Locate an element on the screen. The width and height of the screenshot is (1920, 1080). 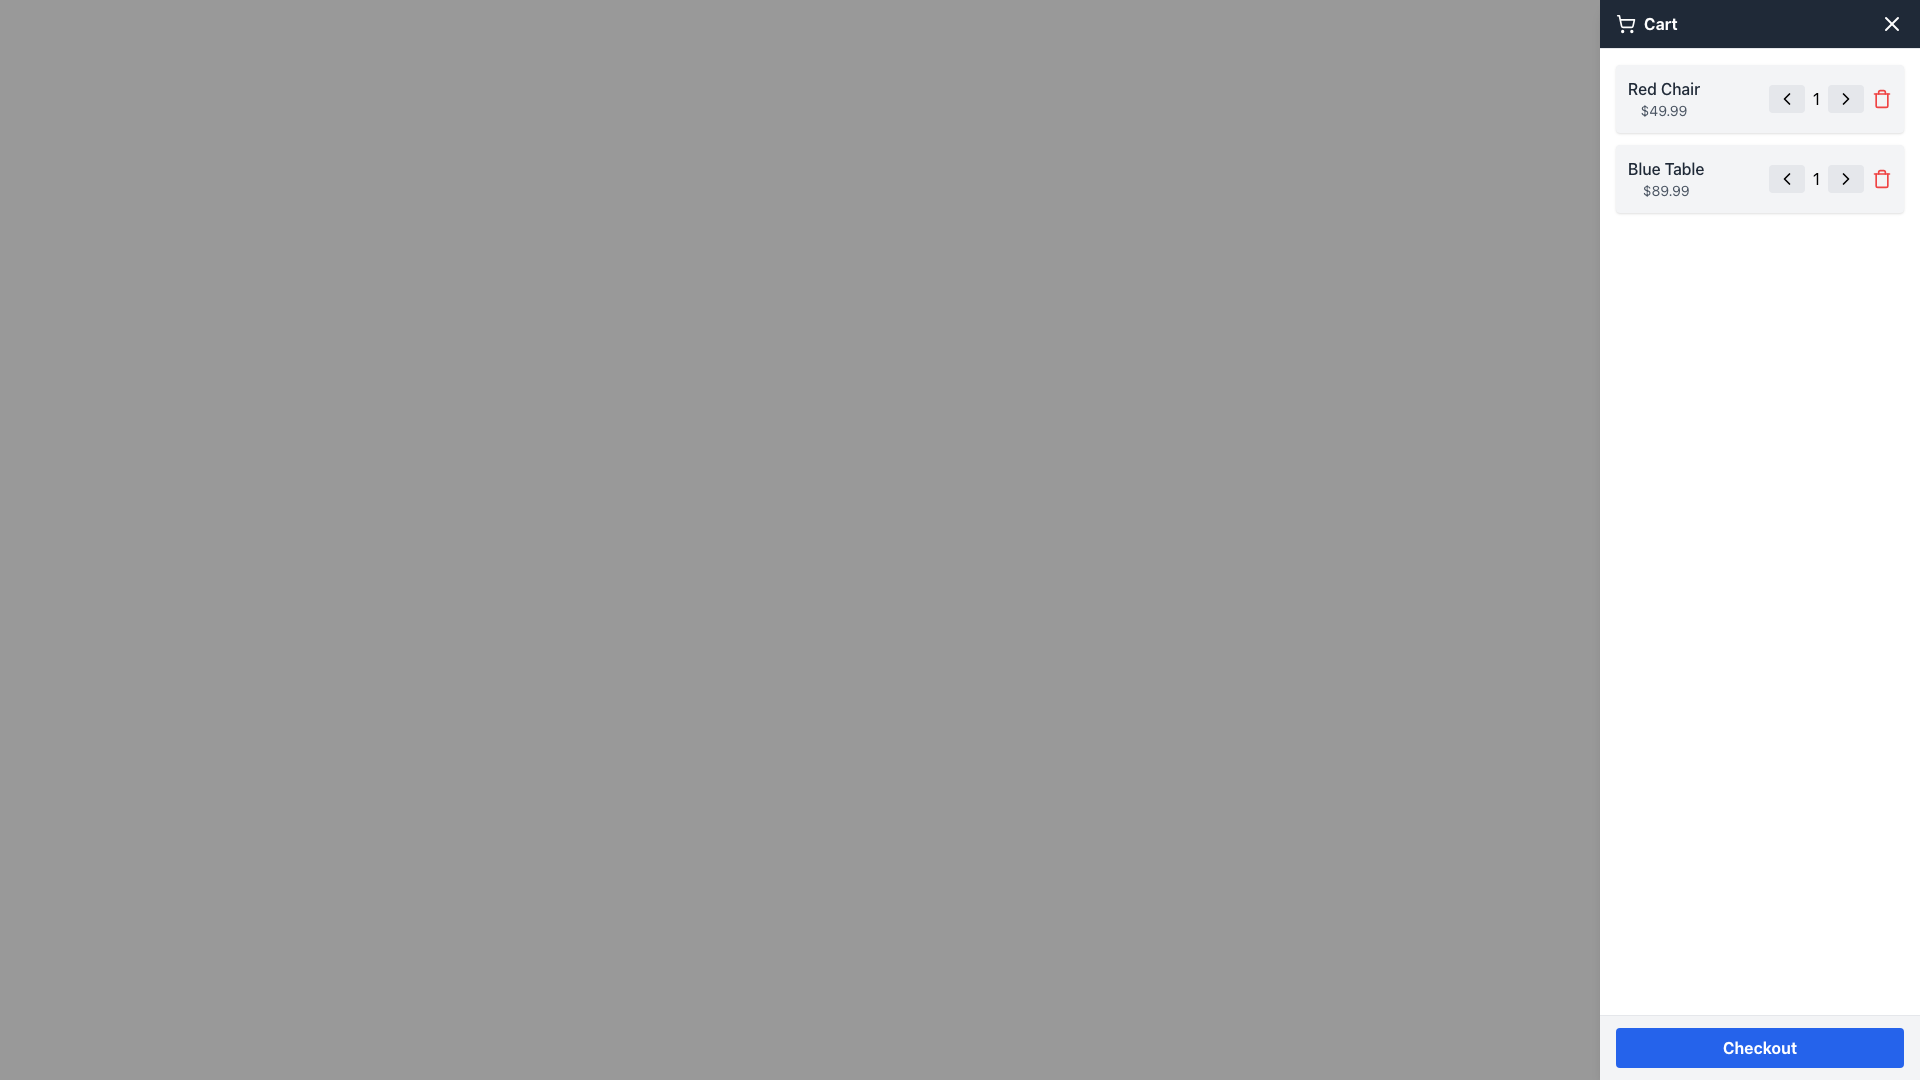
the increment button for the 'Red Chair' item in the cart is located at coordinates (1845, 99).